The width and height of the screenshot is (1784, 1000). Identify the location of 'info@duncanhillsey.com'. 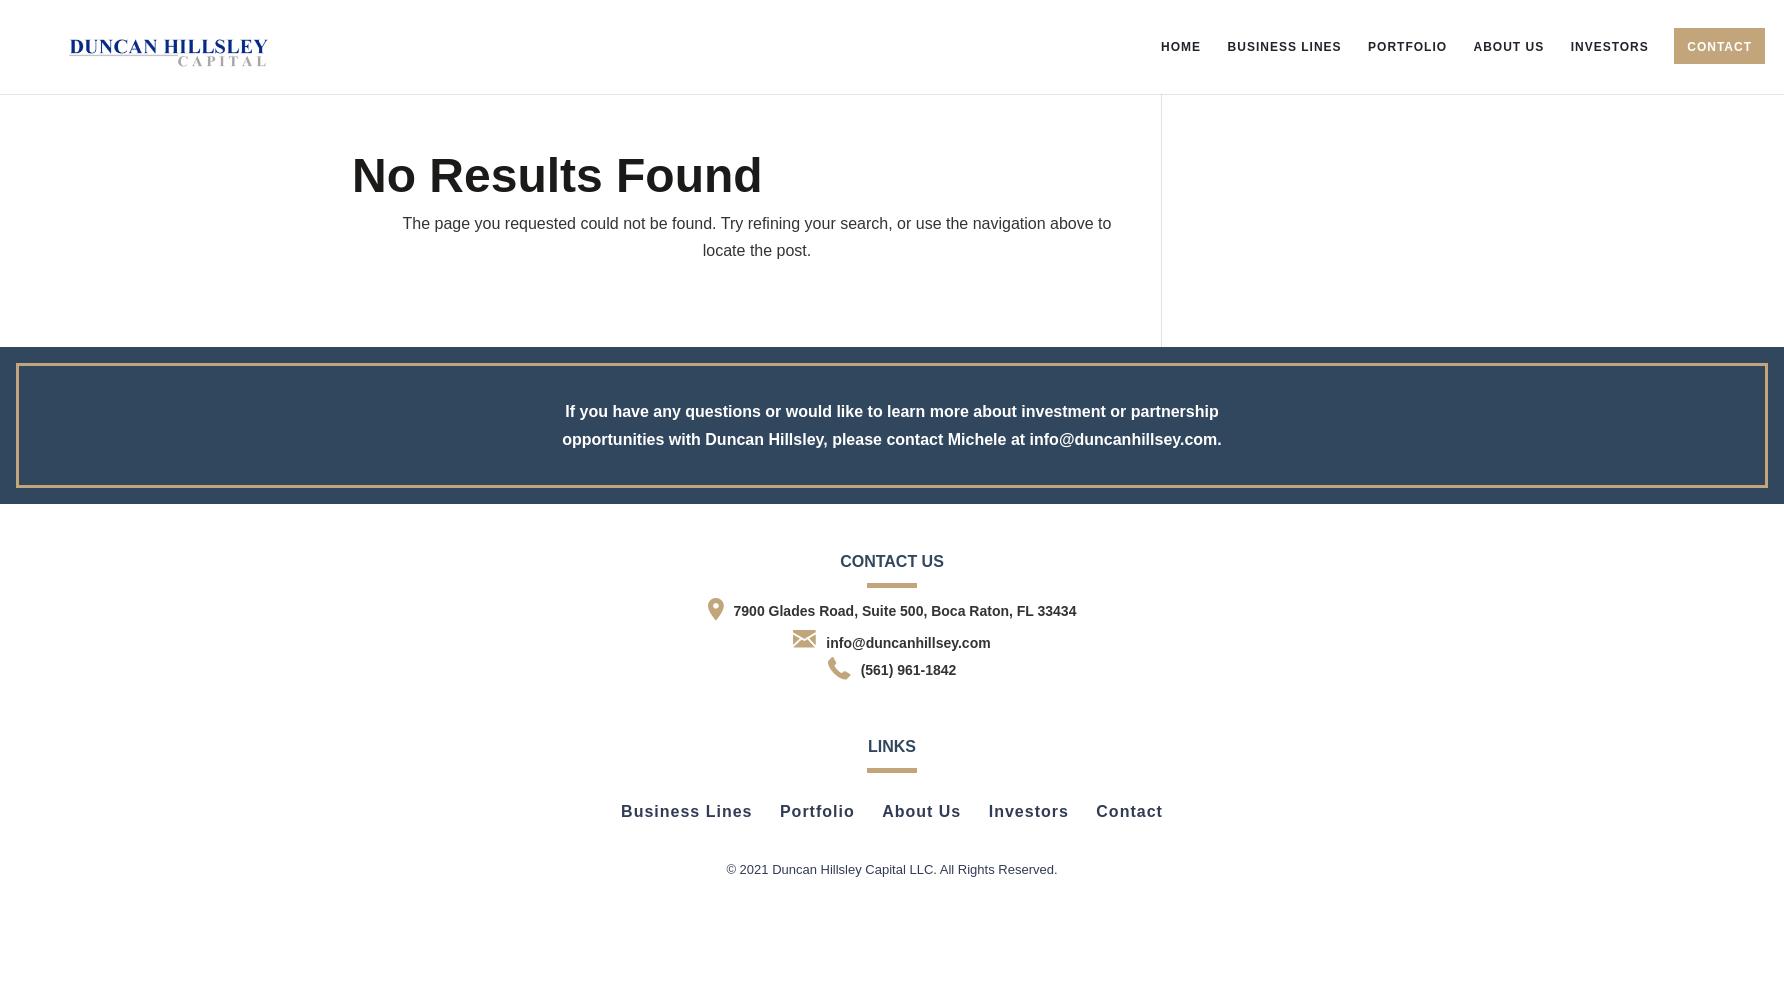
(824, 642).